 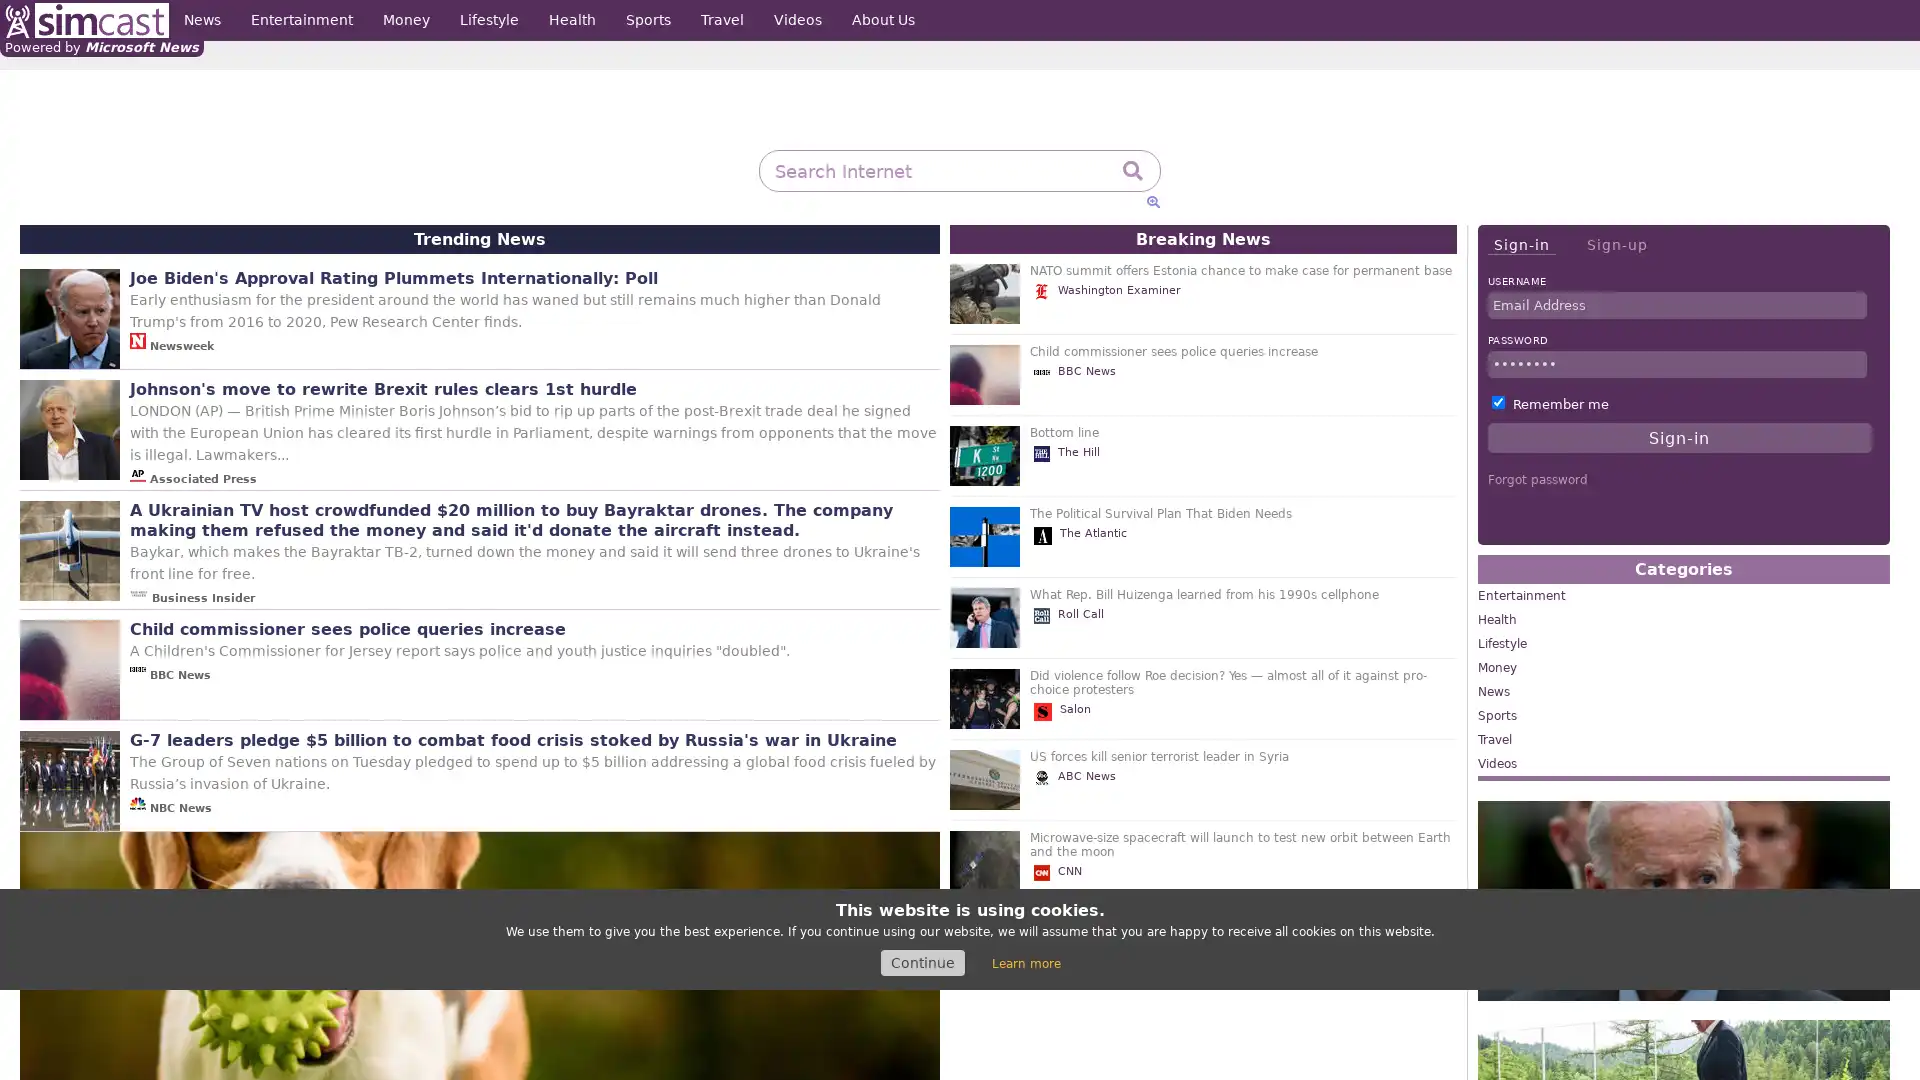 What do you see at coordinates (921, 962) in the screenshot?
I see `Continue` at bounding box center [921, 962].